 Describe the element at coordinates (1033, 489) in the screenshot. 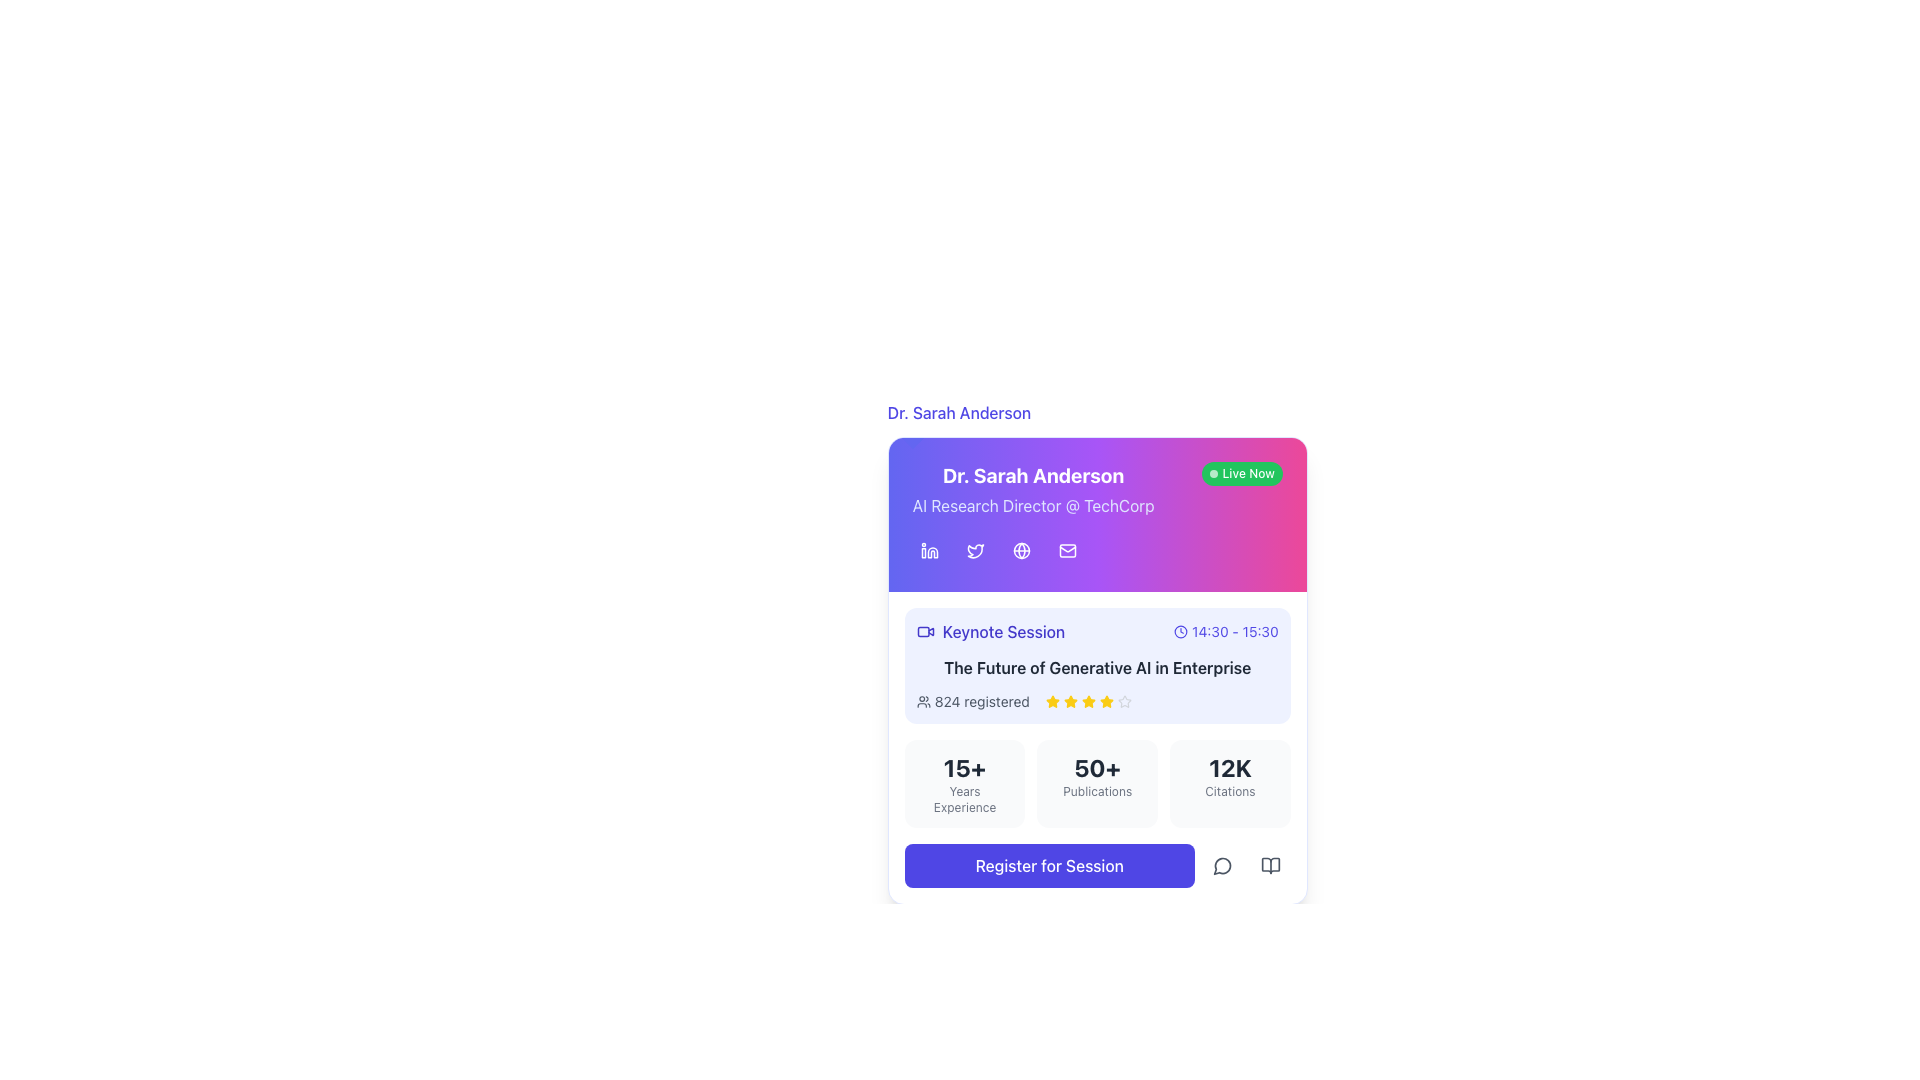

I see `to select the text displayed as 'Dr. Sarah Anderson' on the gradient purple-to-pink background in the top-left corner of the card structure` at that location.